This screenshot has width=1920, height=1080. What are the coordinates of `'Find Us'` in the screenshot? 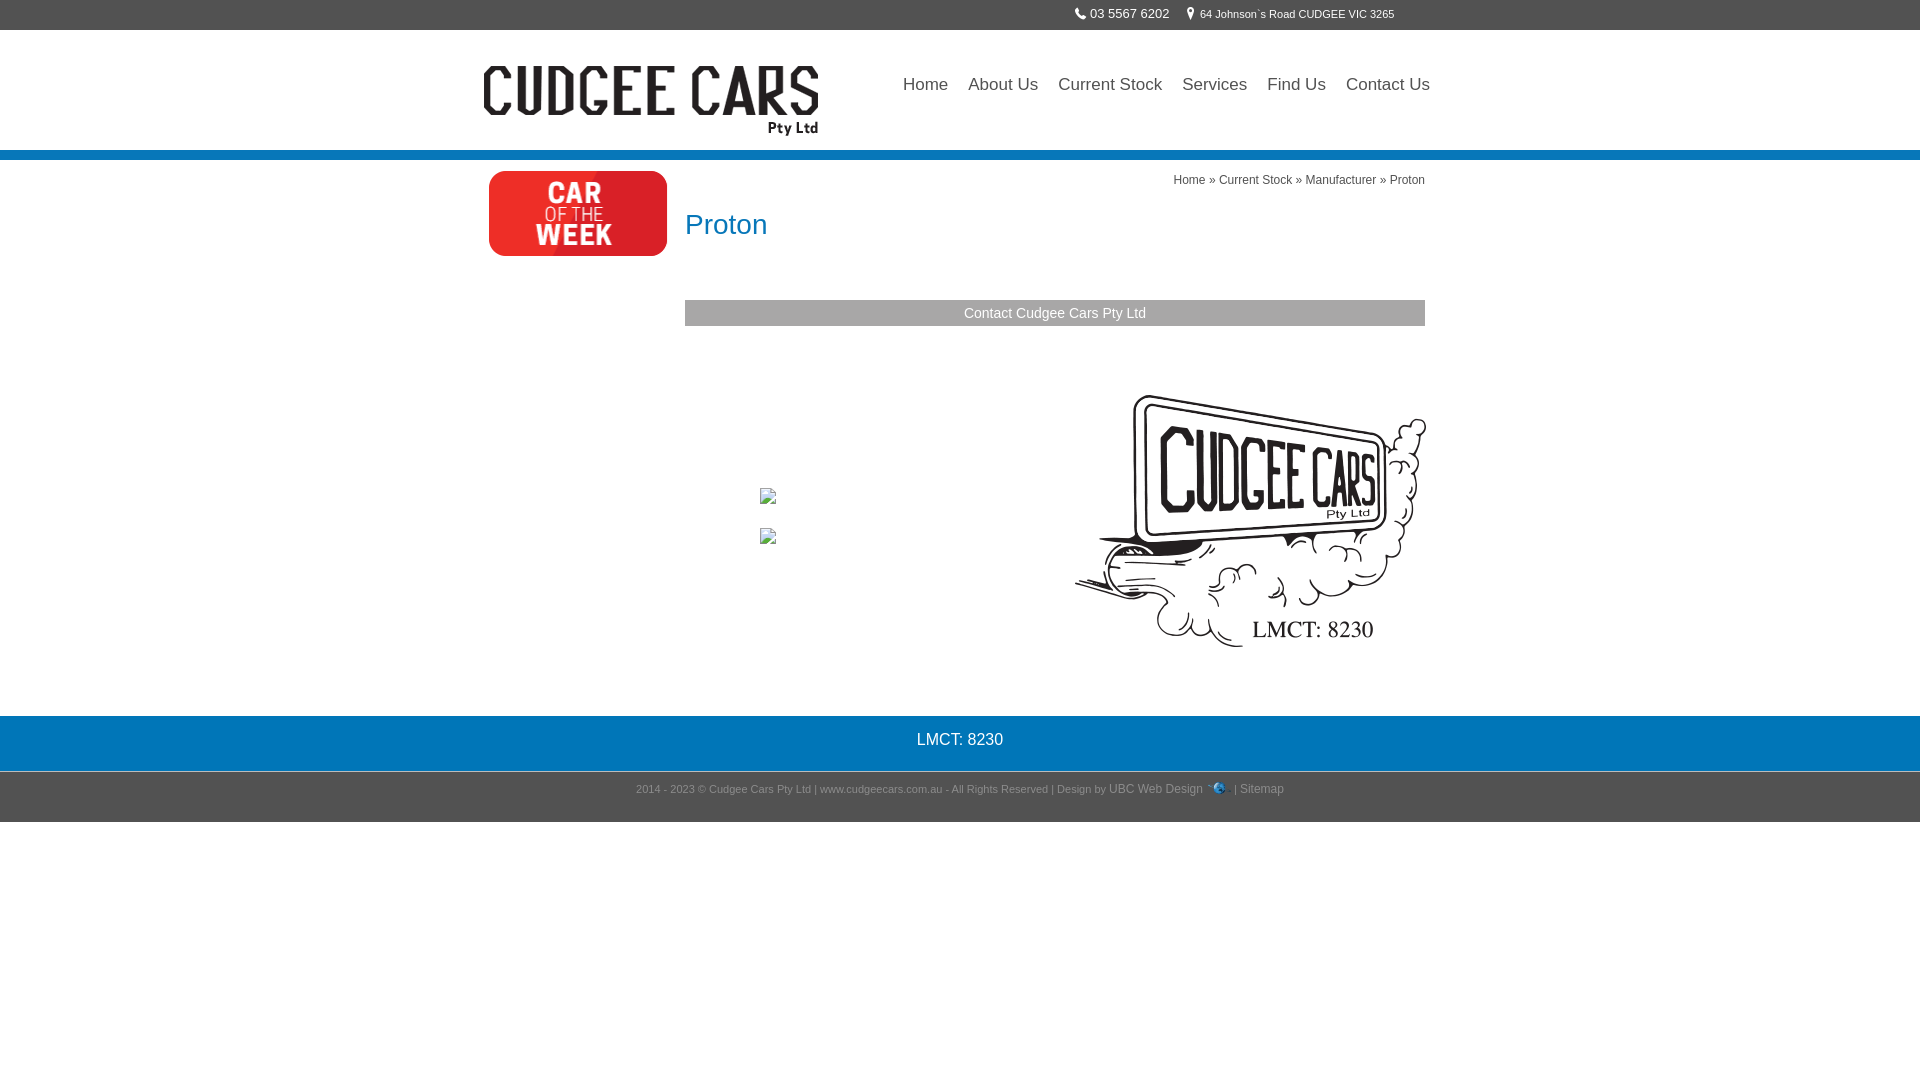 It's located at (1256, 83).